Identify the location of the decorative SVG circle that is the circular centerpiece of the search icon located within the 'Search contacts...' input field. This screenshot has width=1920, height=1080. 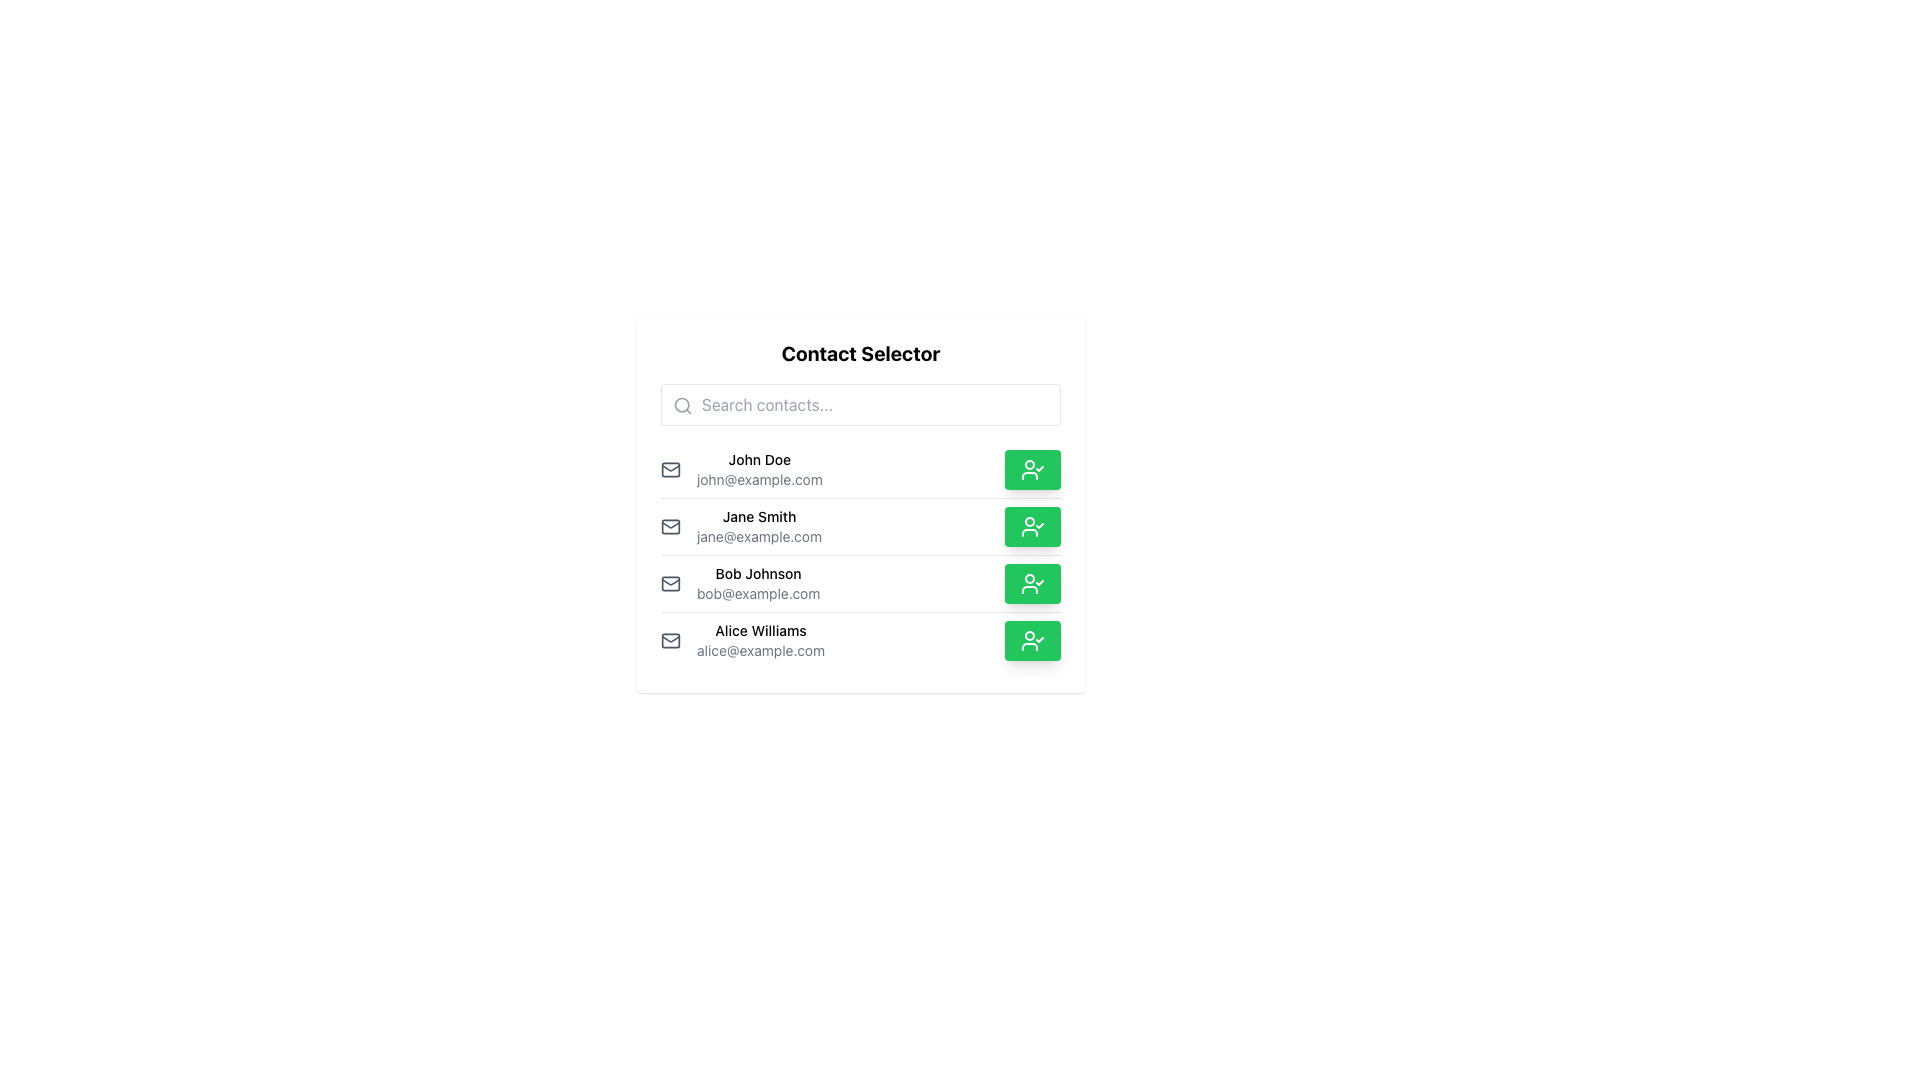
(682, 405).